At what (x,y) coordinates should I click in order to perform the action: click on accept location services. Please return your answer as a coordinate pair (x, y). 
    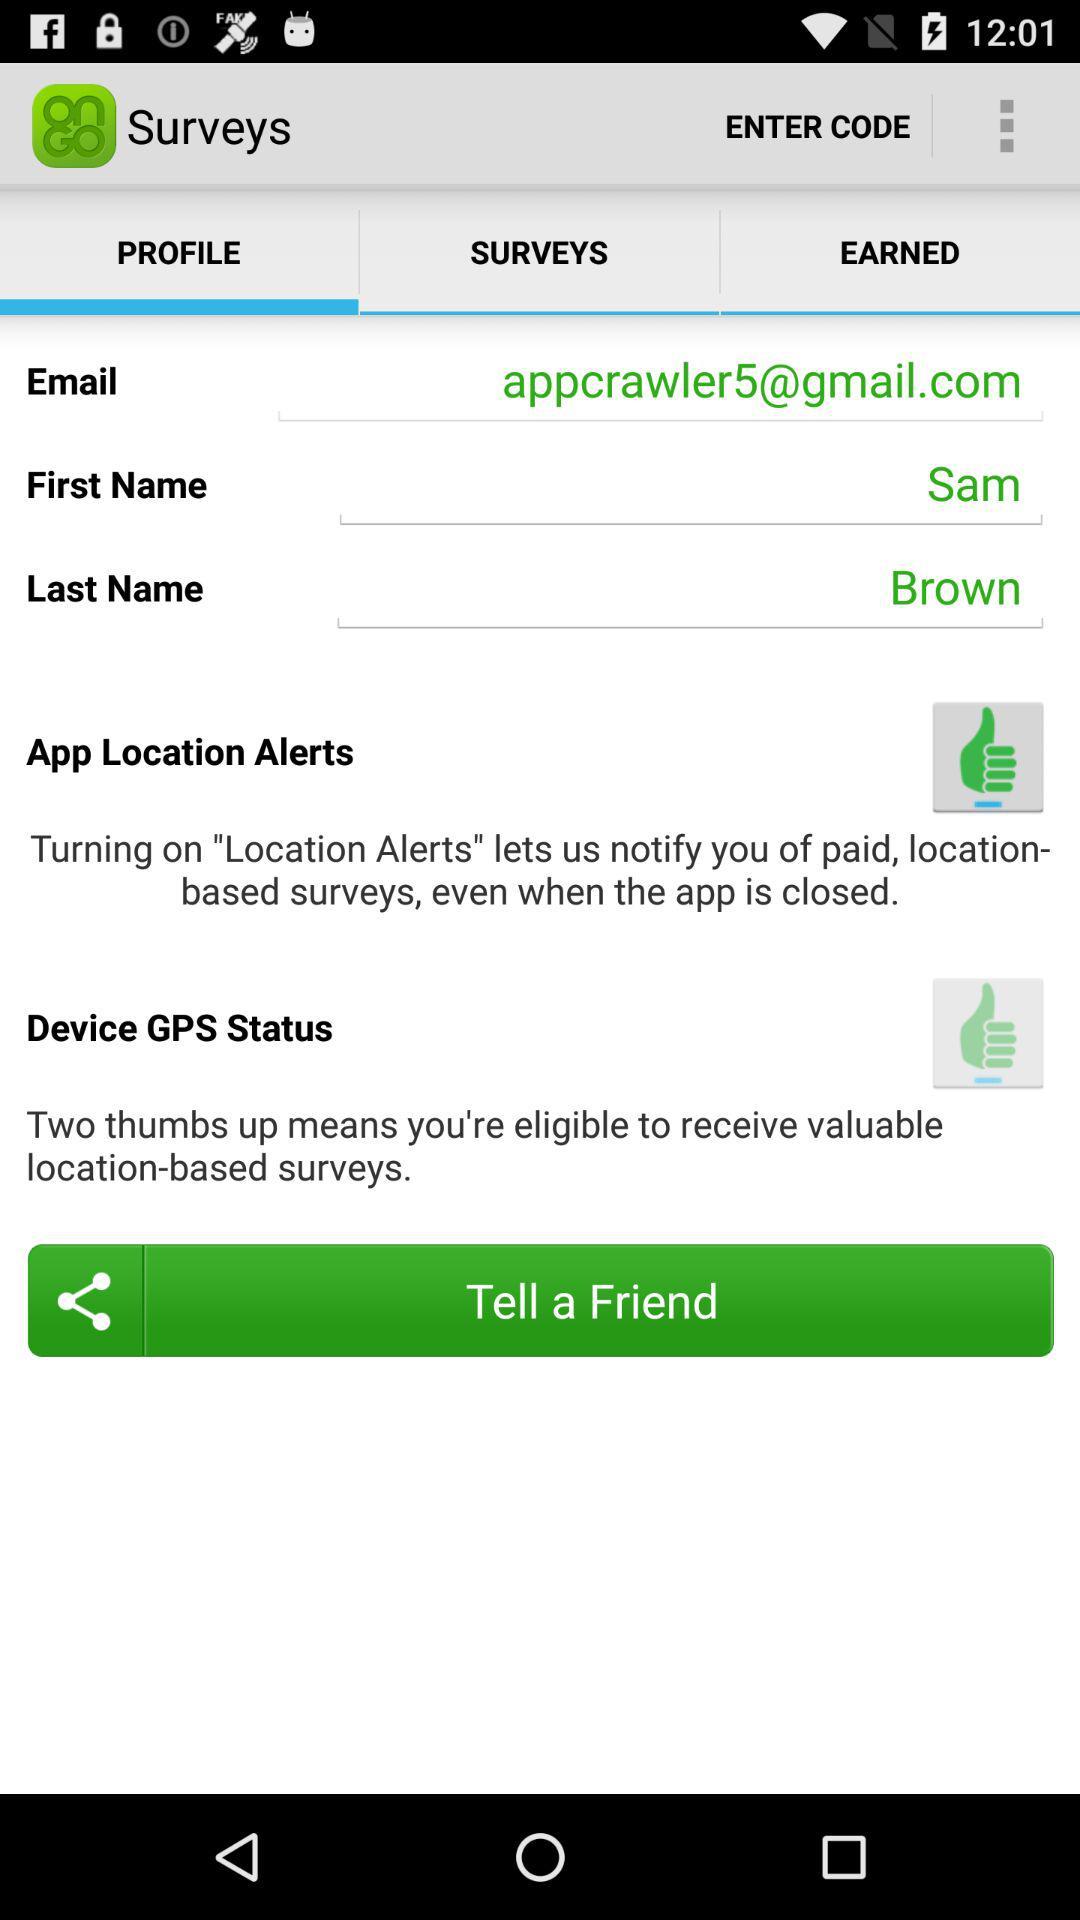
    Looking at the image, I should click on (987, 1033).